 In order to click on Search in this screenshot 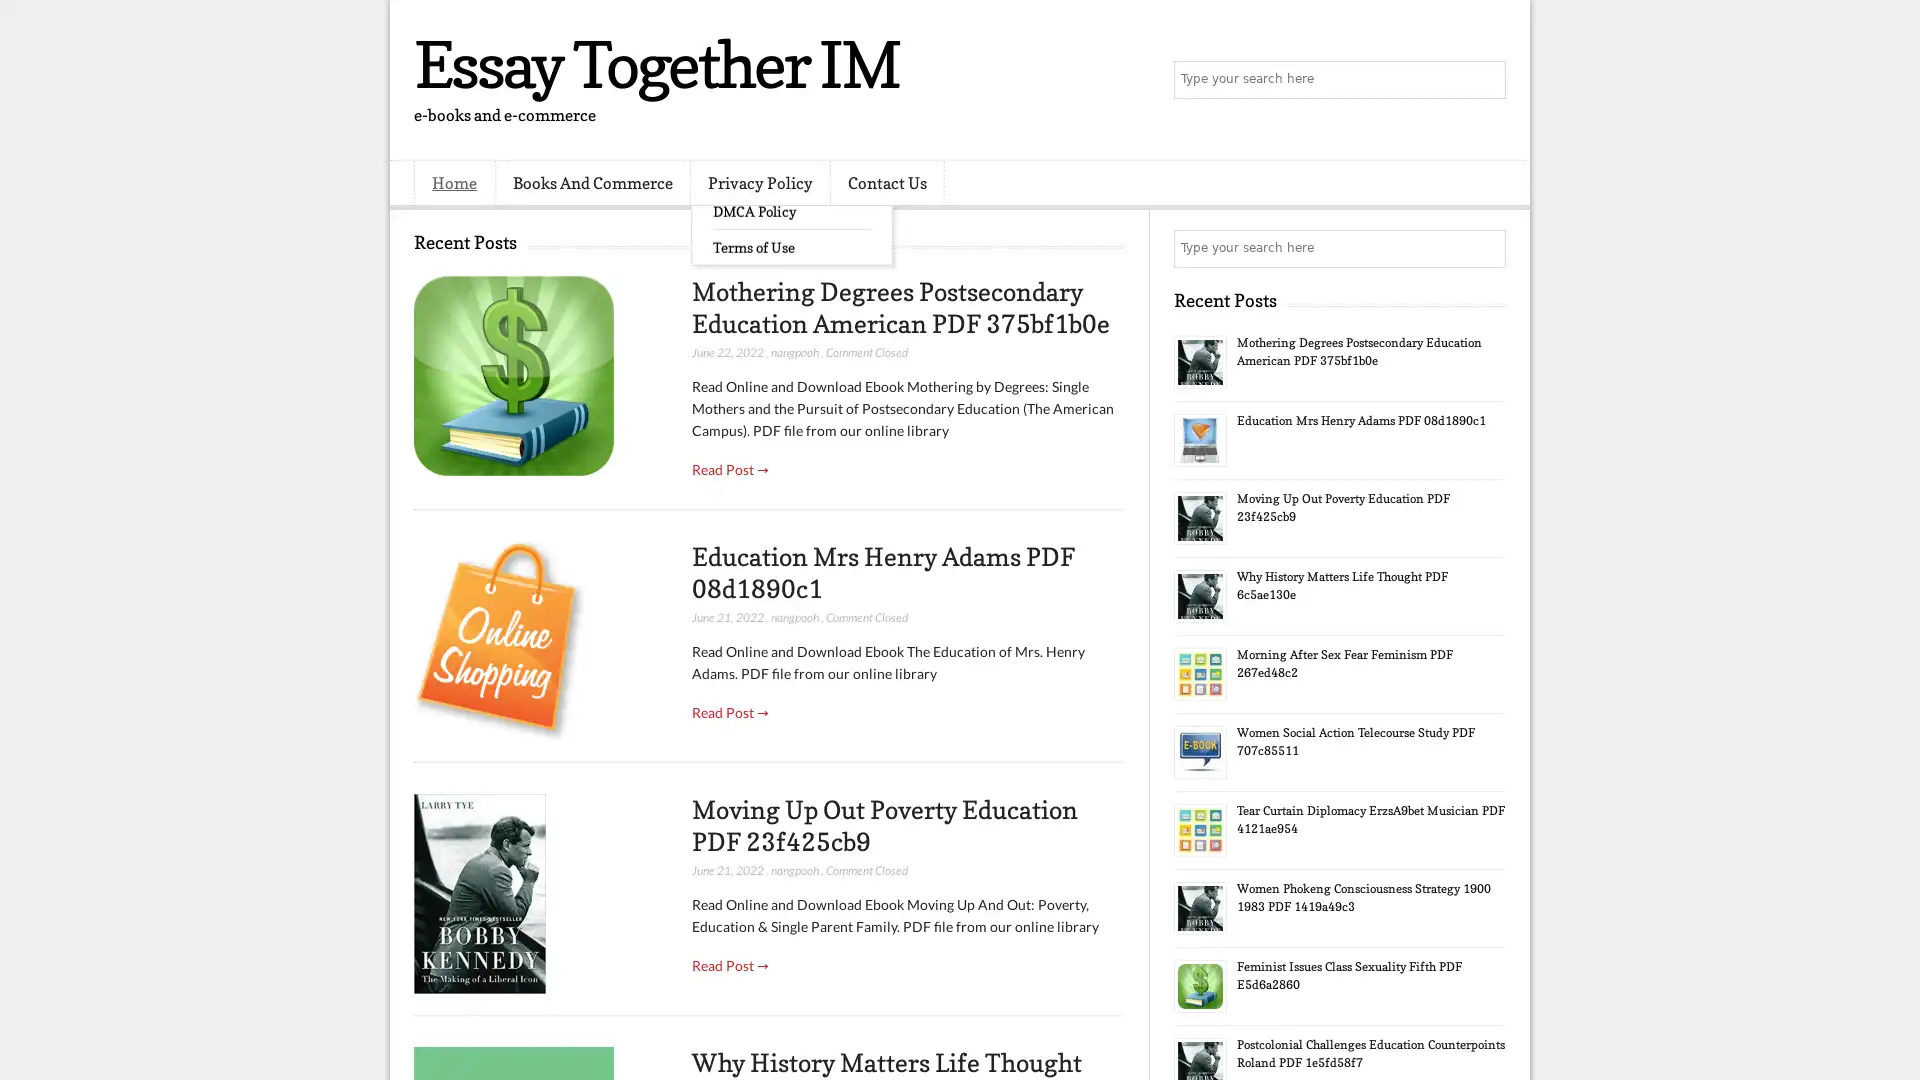, I will do `click(1485, 248)`.